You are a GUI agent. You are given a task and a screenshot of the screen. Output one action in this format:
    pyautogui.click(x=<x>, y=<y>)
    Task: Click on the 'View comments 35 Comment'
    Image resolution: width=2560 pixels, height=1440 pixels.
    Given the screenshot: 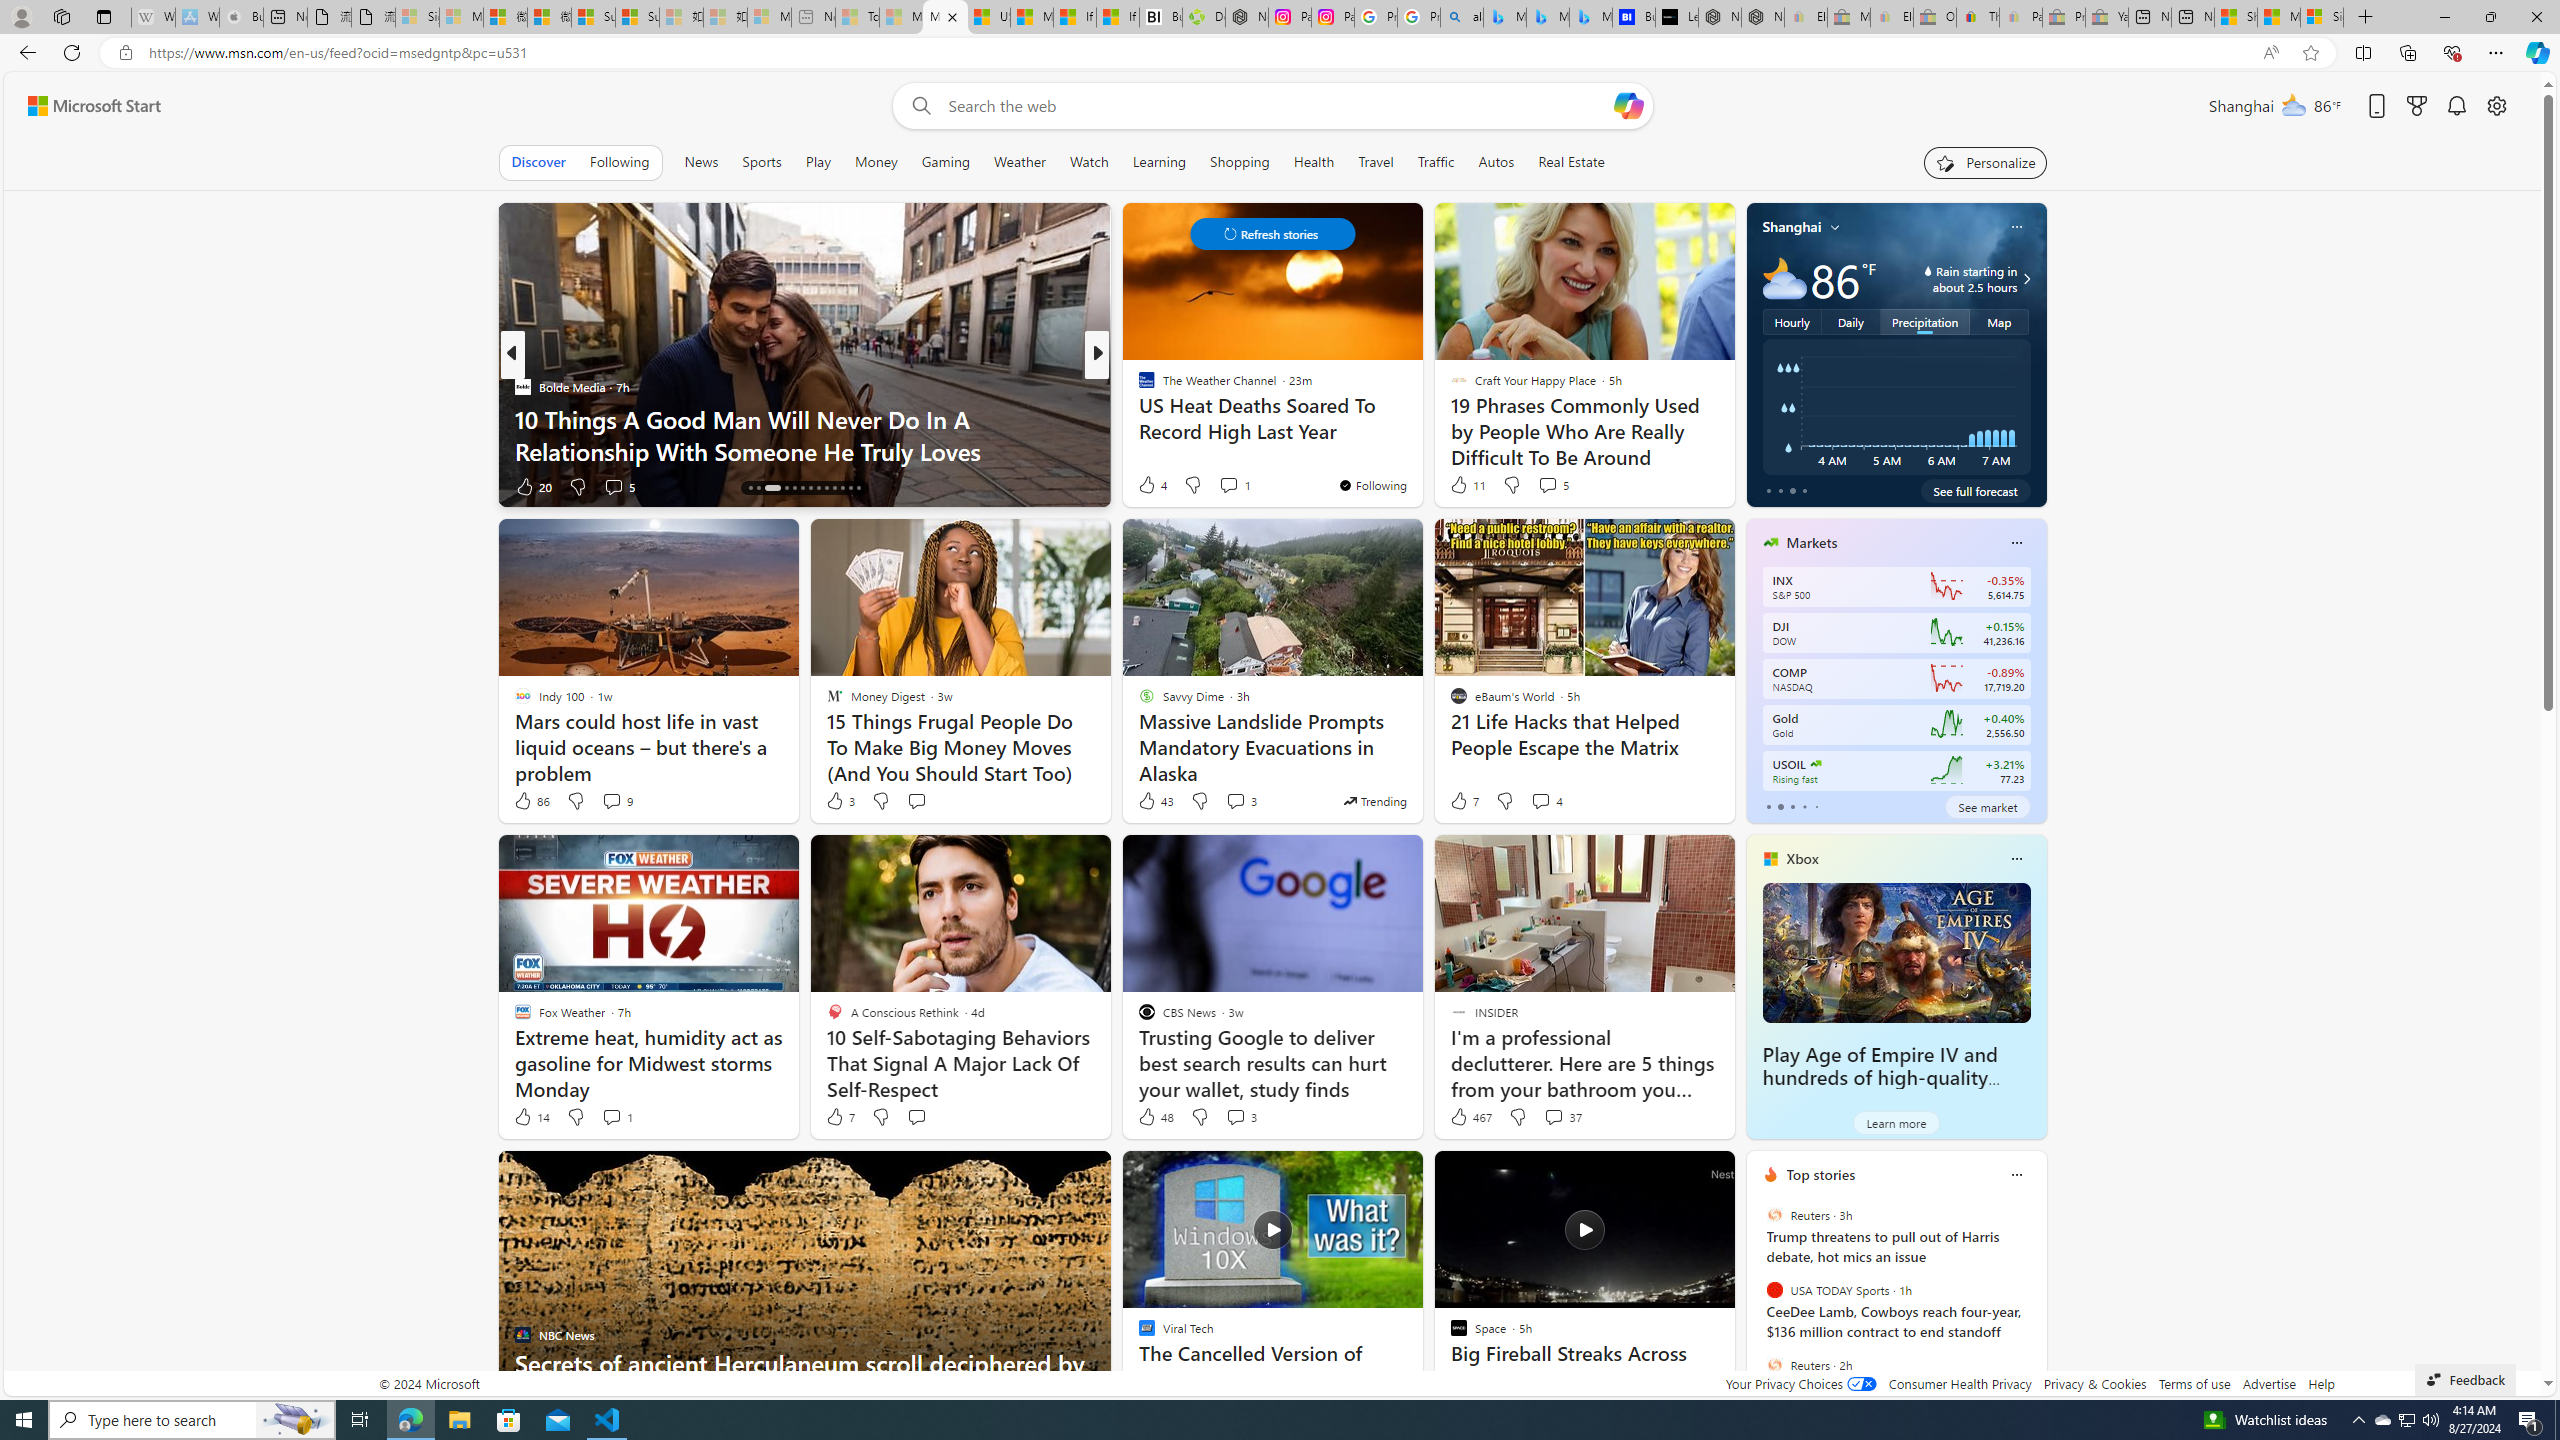 What is the action you would take?
    pyautogui.click(x=1243, y=486)
    